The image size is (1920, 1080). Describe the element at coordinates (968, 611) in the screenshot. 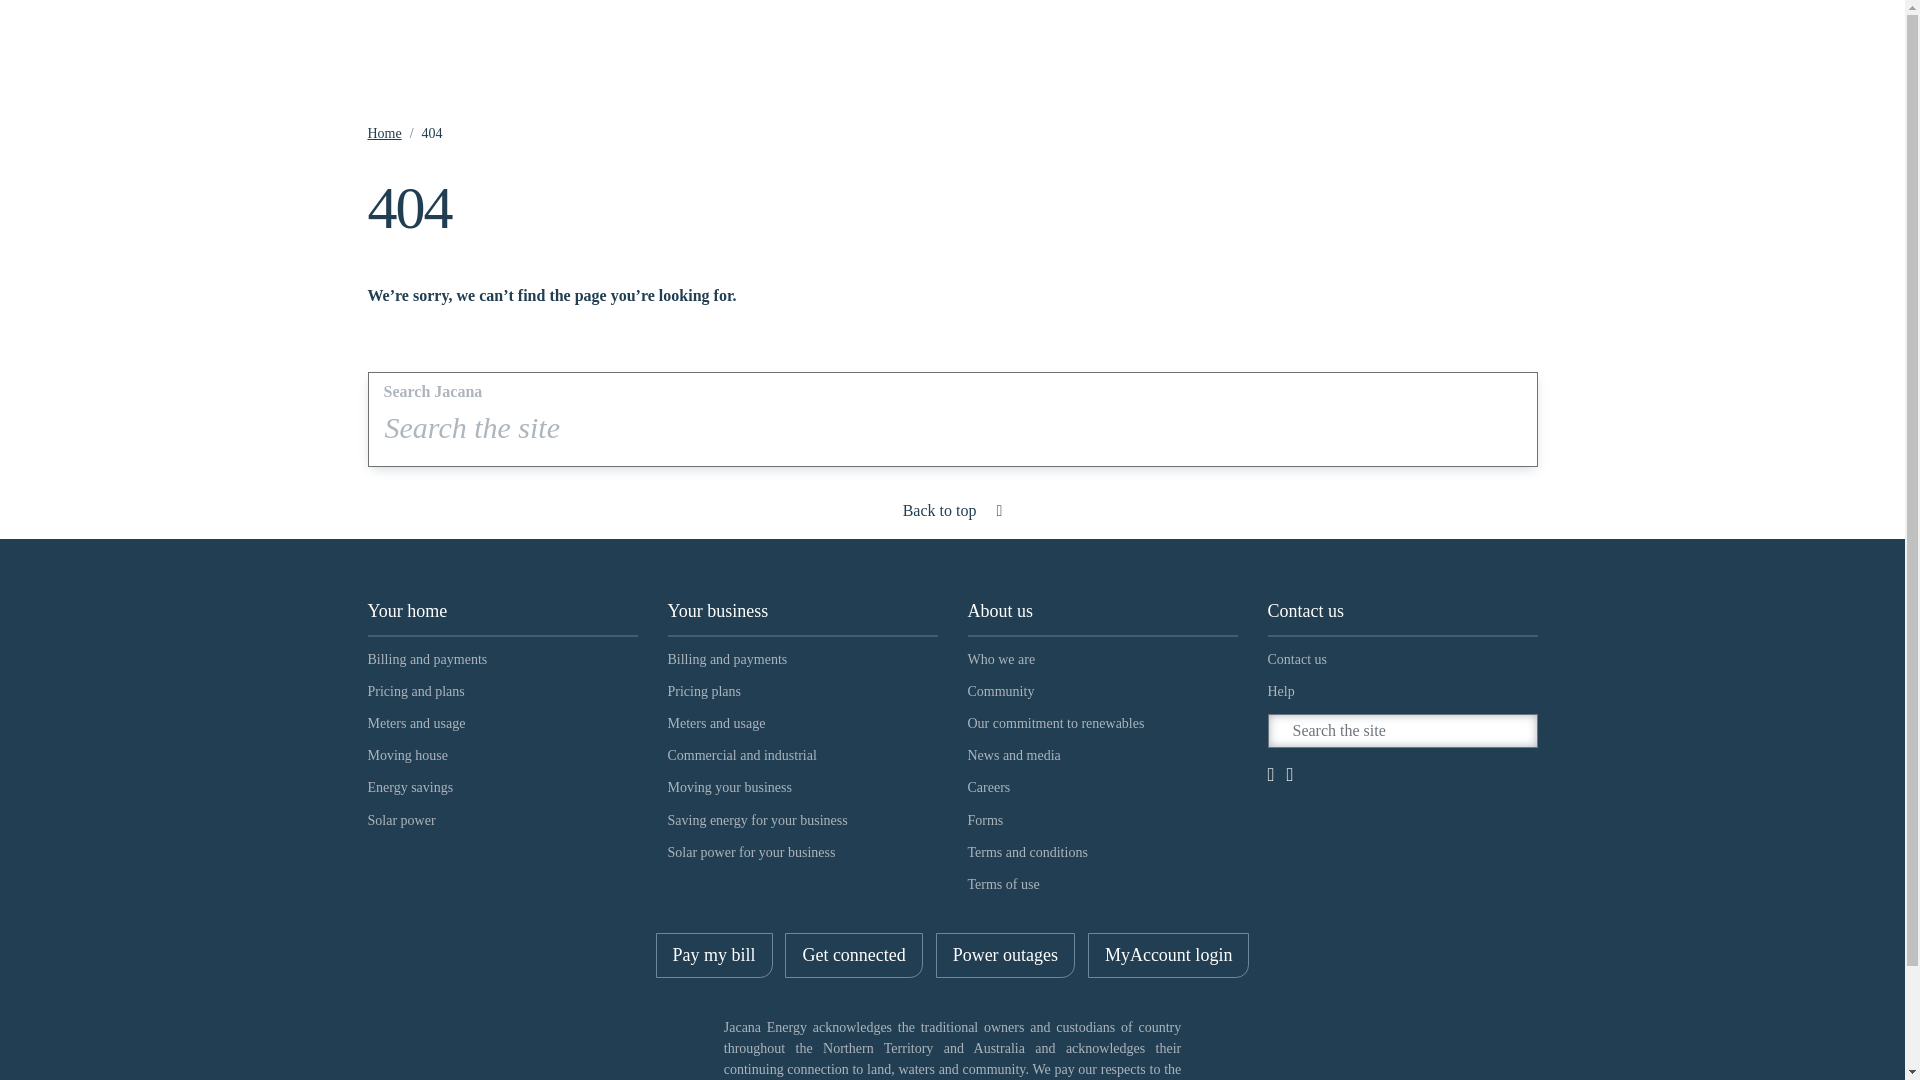

I see `'About us'` at that location.